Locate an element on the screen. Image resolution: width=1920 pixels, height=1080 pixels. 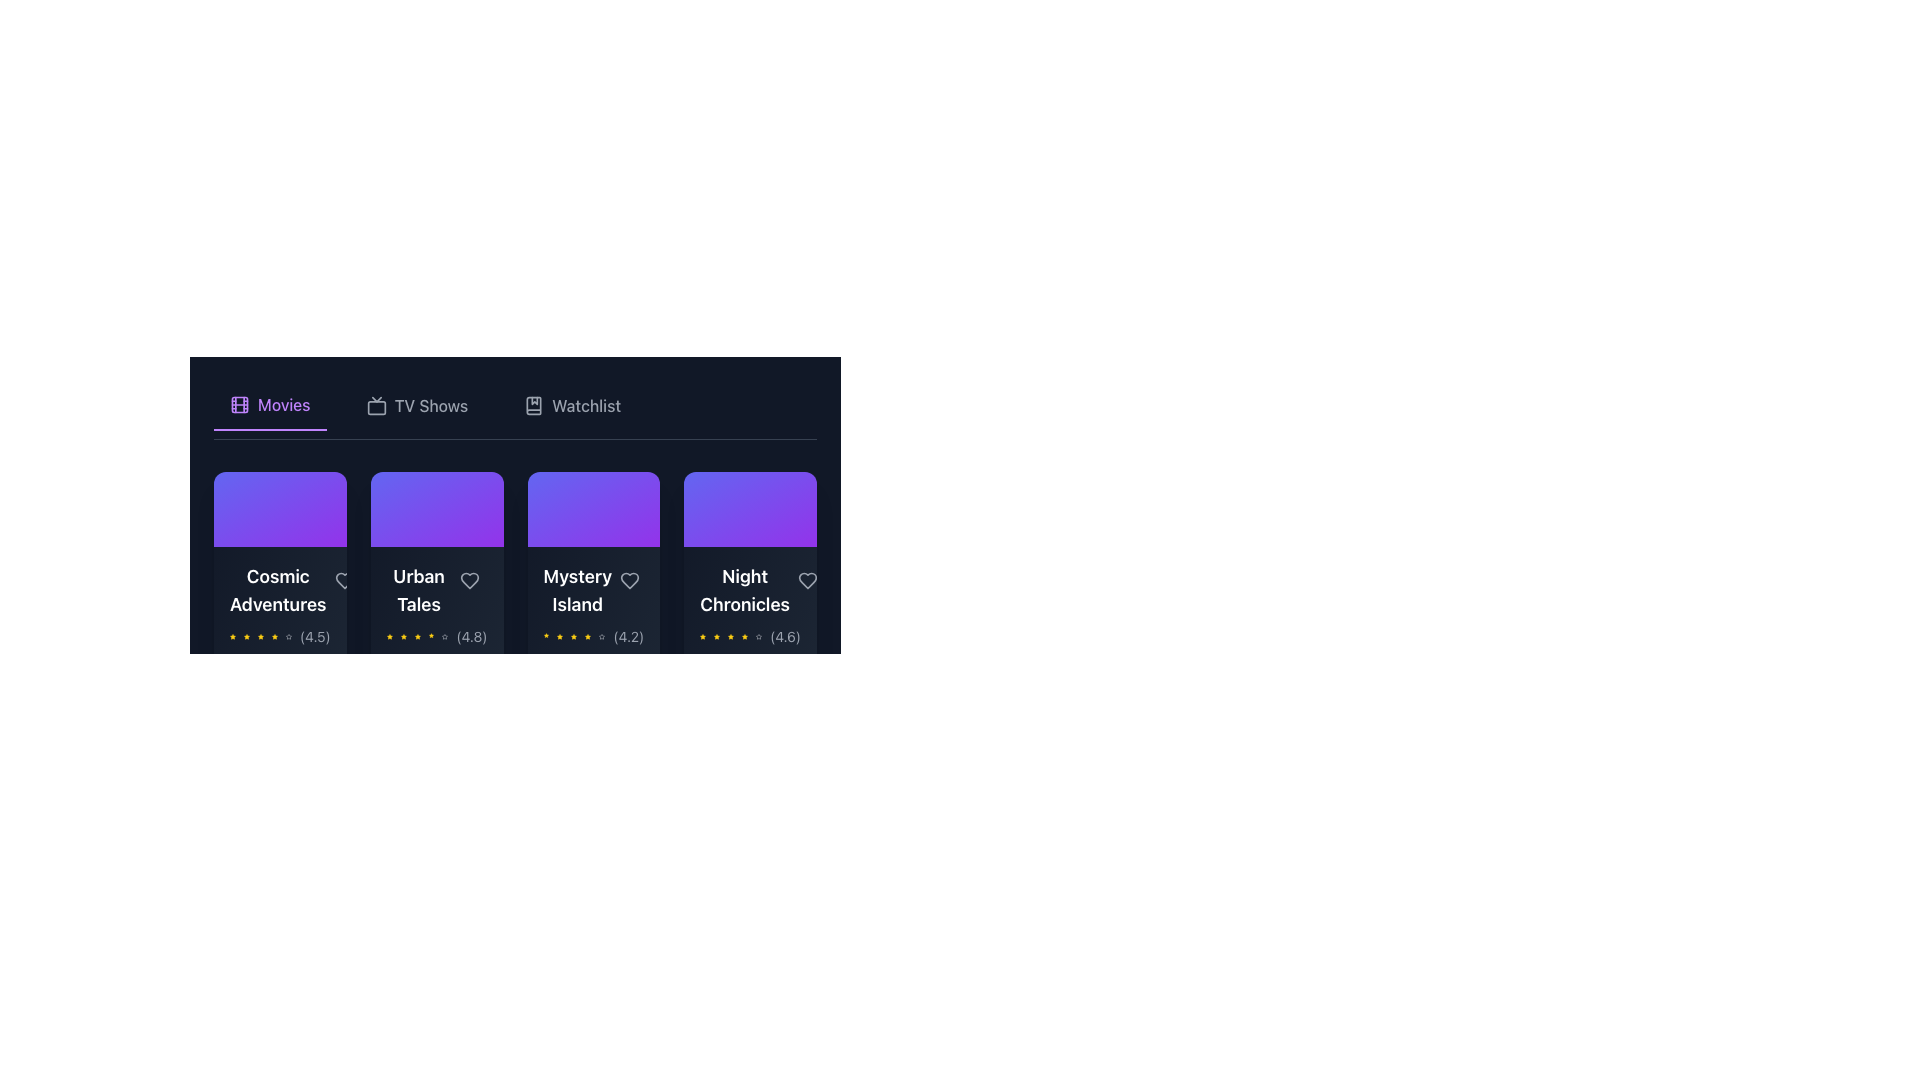
the first yellow star icon in the rating section below the 'Mystery Island' card in the 'Movies' tab to inspect details is located at coordinates (546, 636).